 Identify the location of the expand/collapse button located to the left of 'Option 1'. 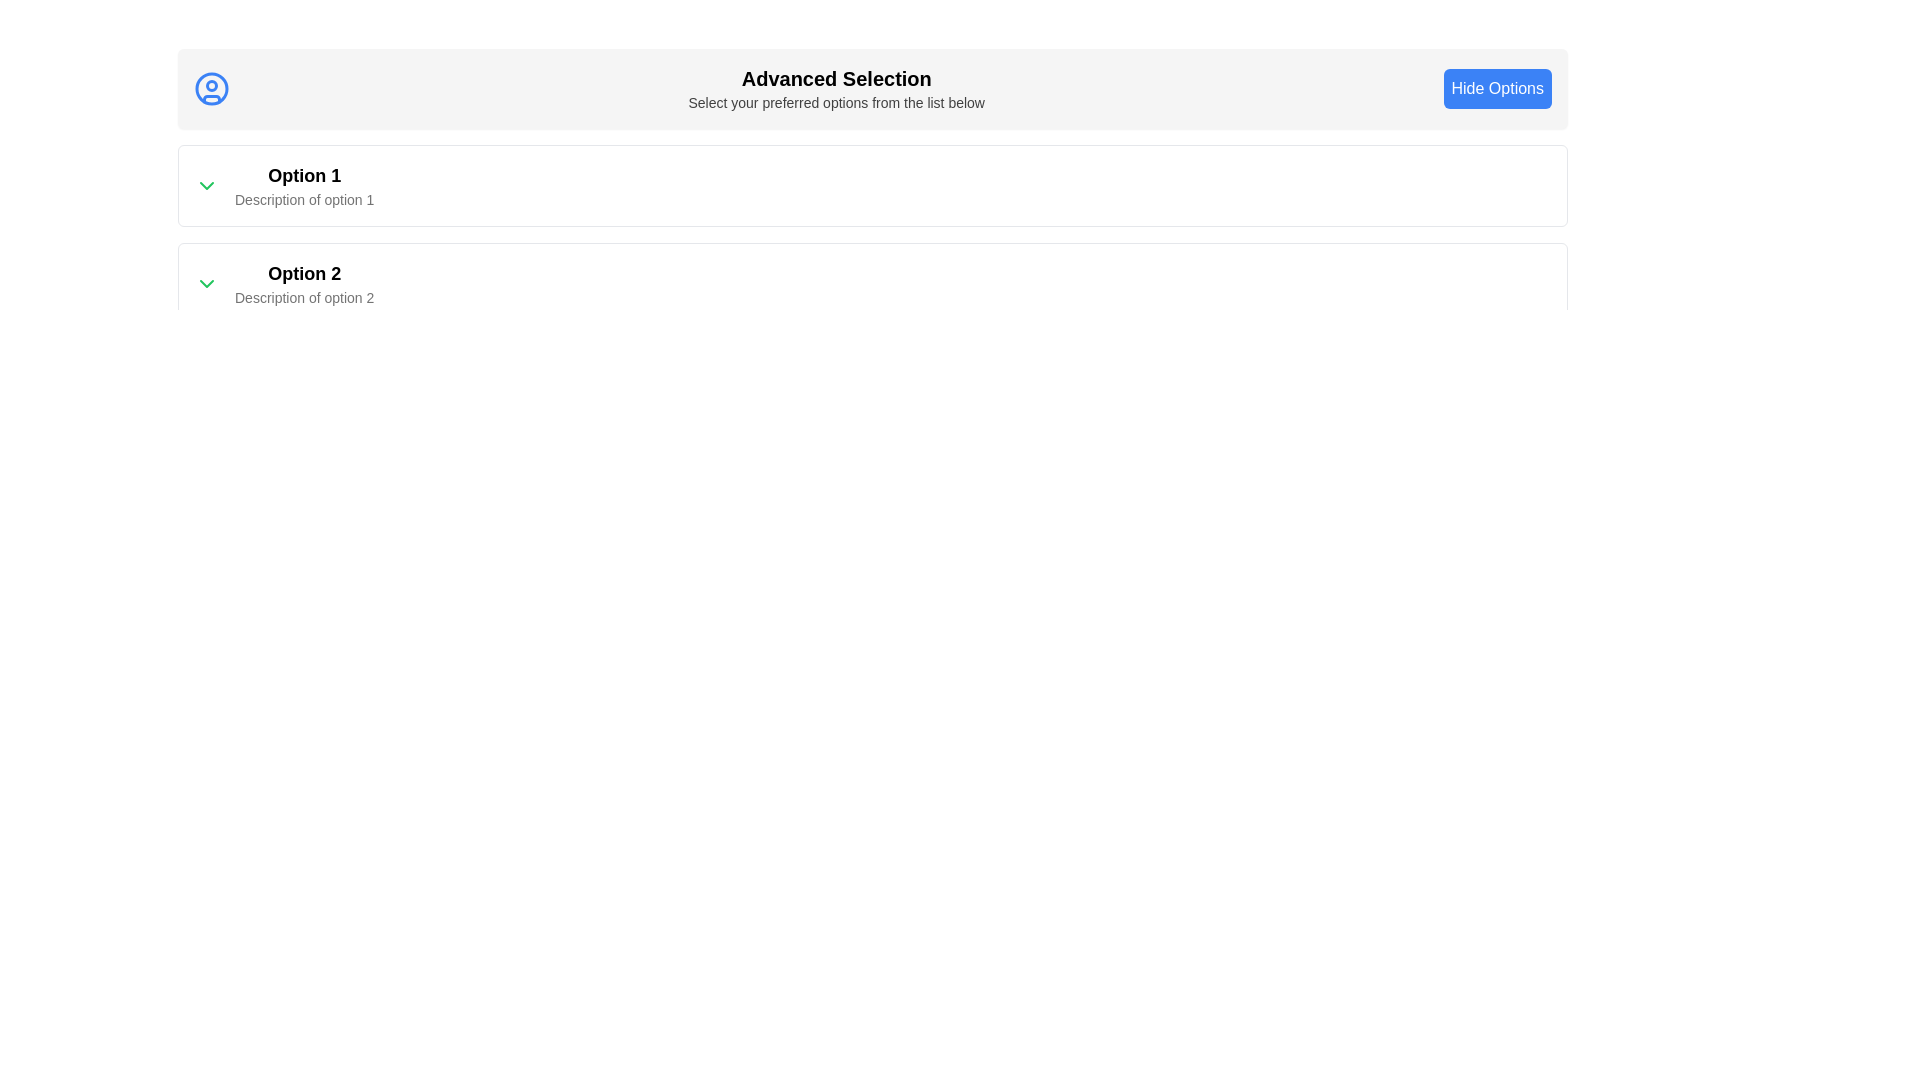
(206, 185).